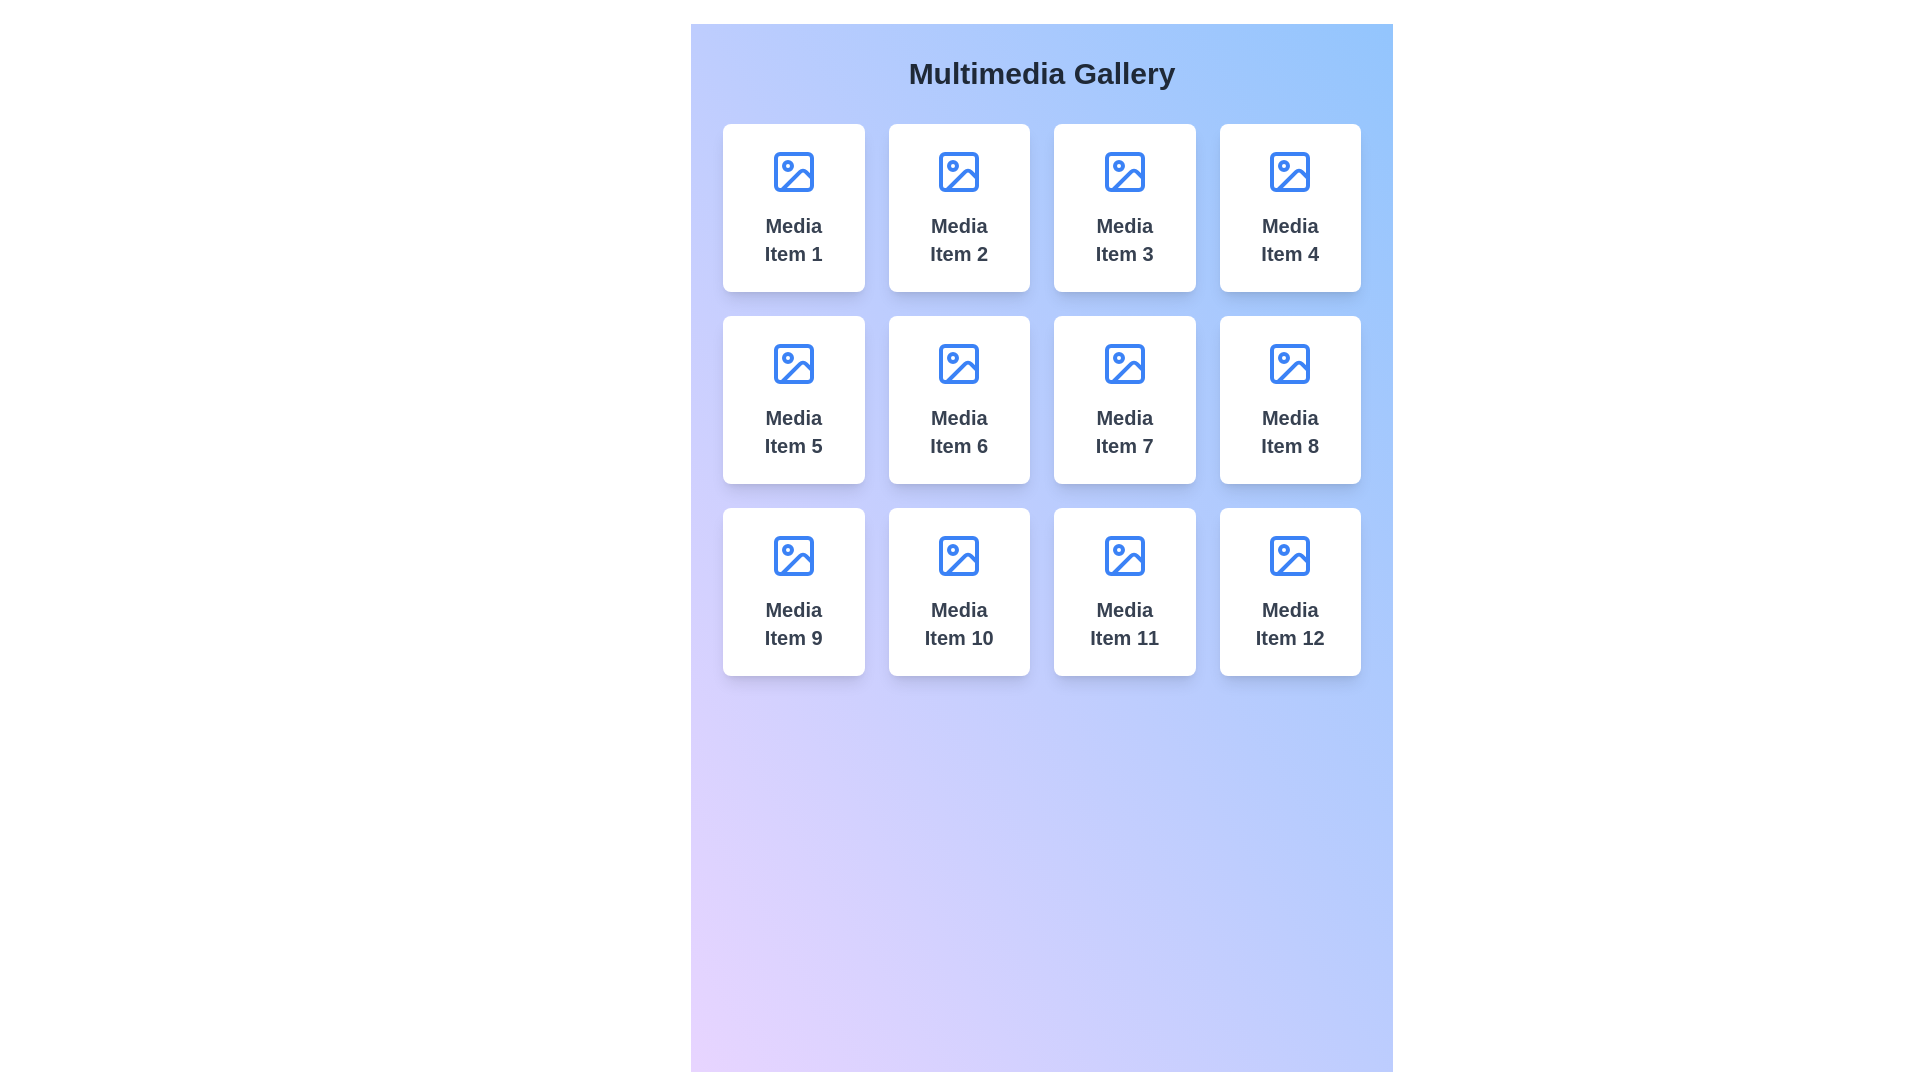  Describe the element at coordinates (1040, 72) in the screenshot. I see `text displayed on the 'Multimedia Gallery' Text Label, which is bold and large against a gradient background` at that location.